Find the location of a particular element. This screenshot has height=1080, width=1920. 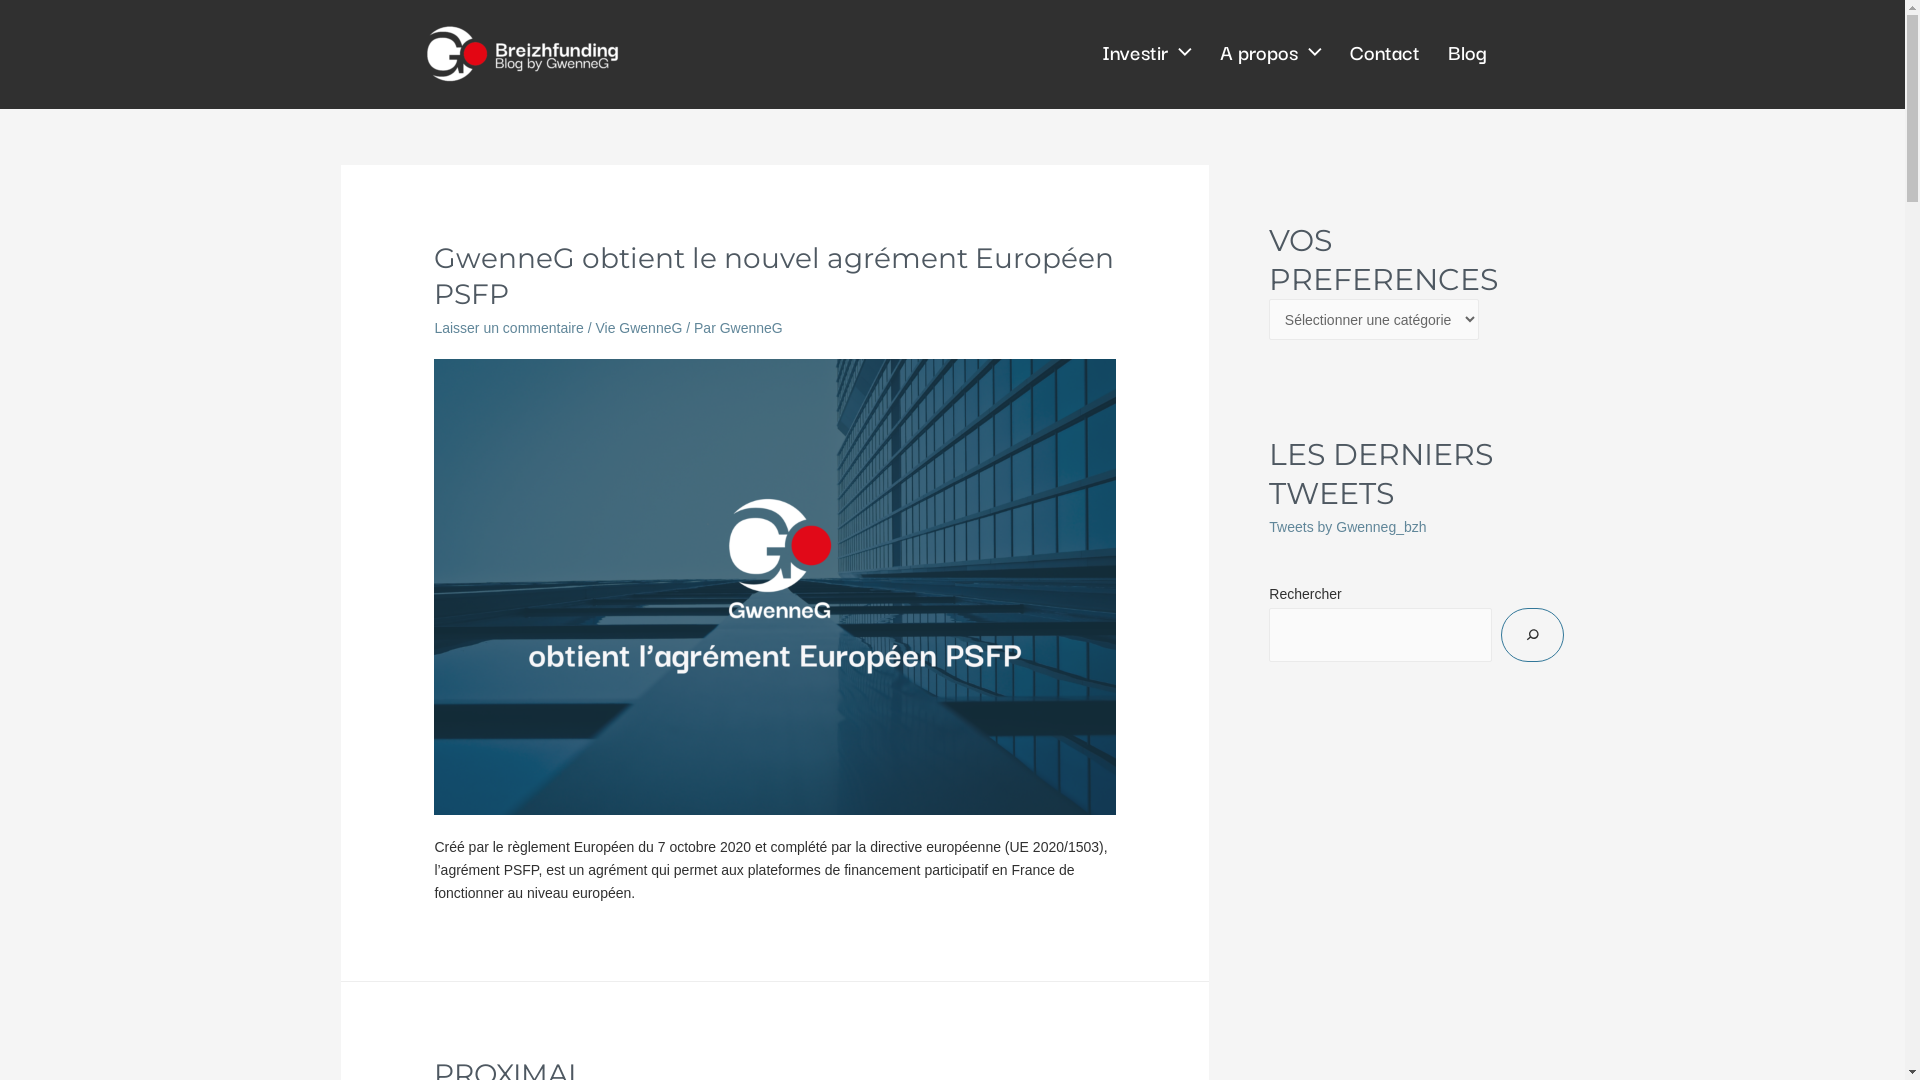

'A propos' is located at coordinates (1261, 50).